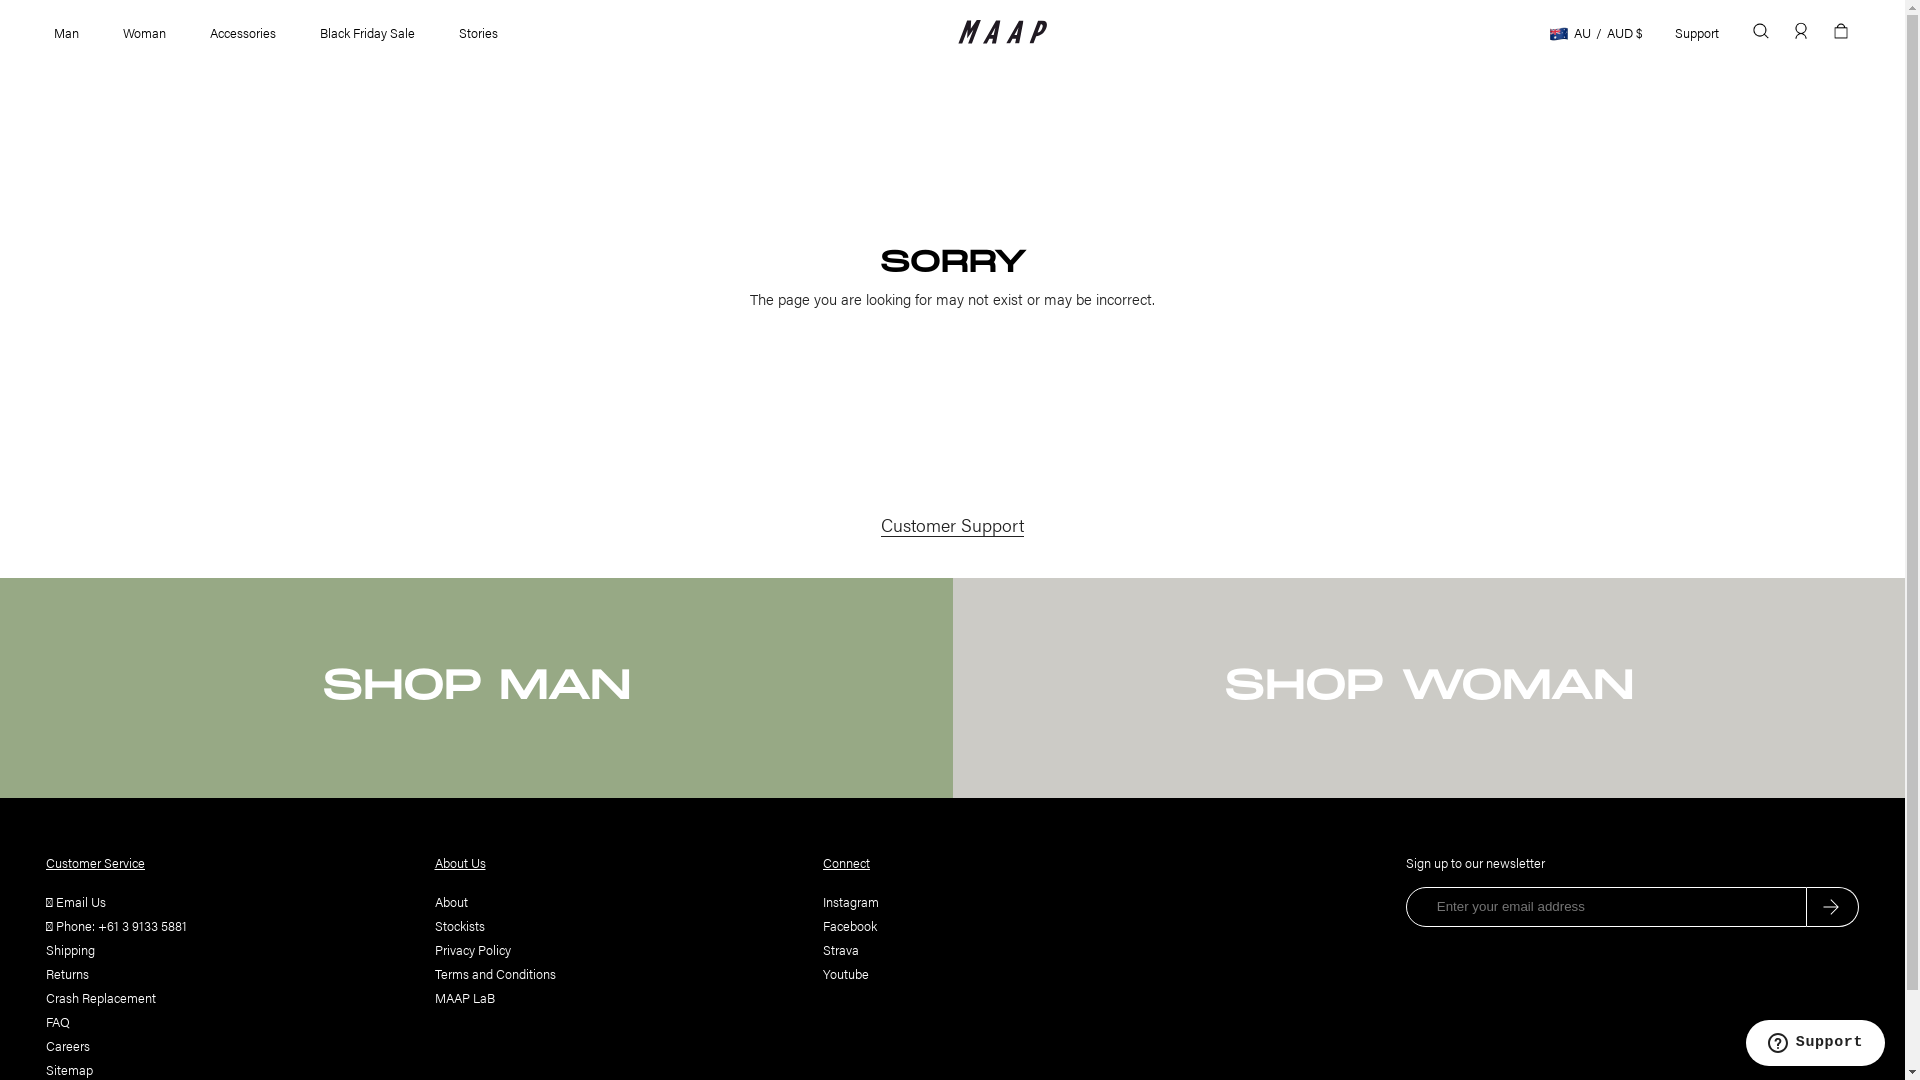  What do you see at coordinates (849, 925) in the screenshot?
I see `'Facebook'` at bounding box center [849, 925].